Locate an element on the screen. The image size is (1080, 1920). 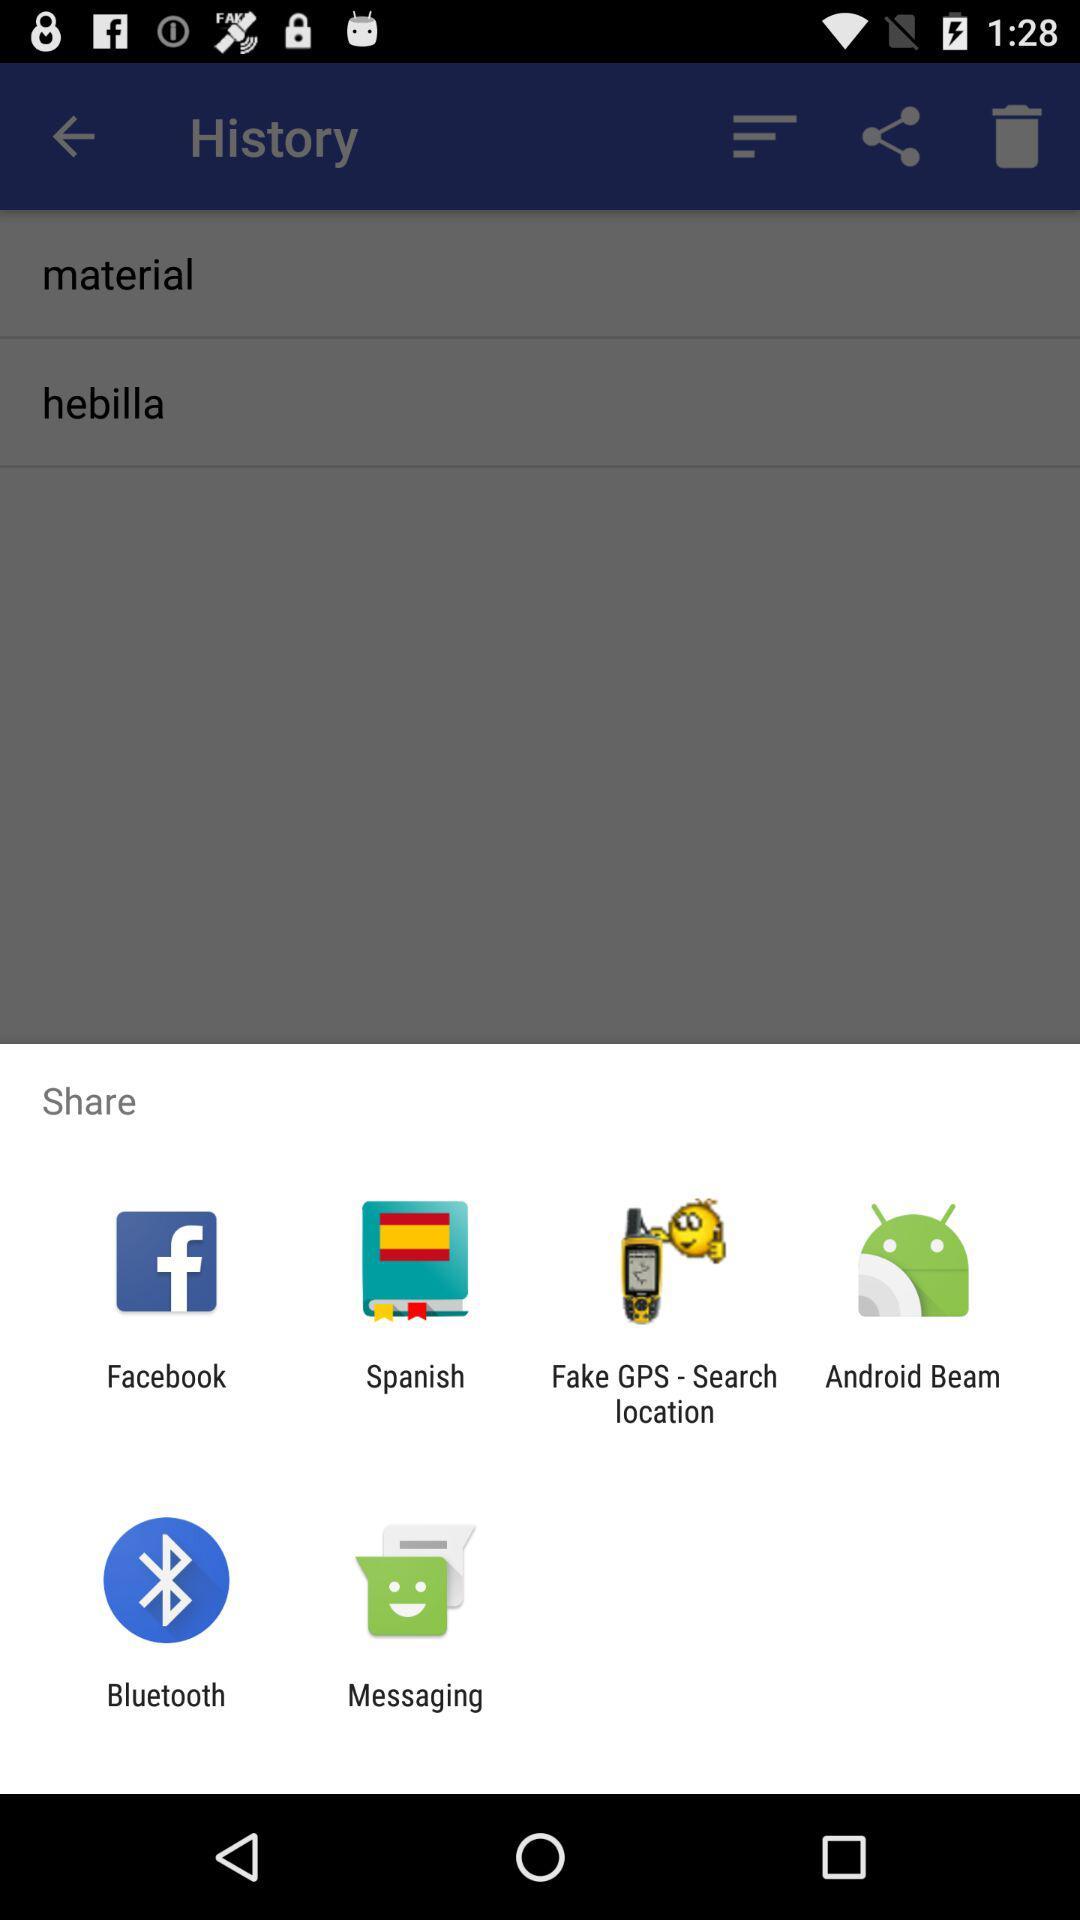
the fake gps search icon is located at coordinates (664, 1392).